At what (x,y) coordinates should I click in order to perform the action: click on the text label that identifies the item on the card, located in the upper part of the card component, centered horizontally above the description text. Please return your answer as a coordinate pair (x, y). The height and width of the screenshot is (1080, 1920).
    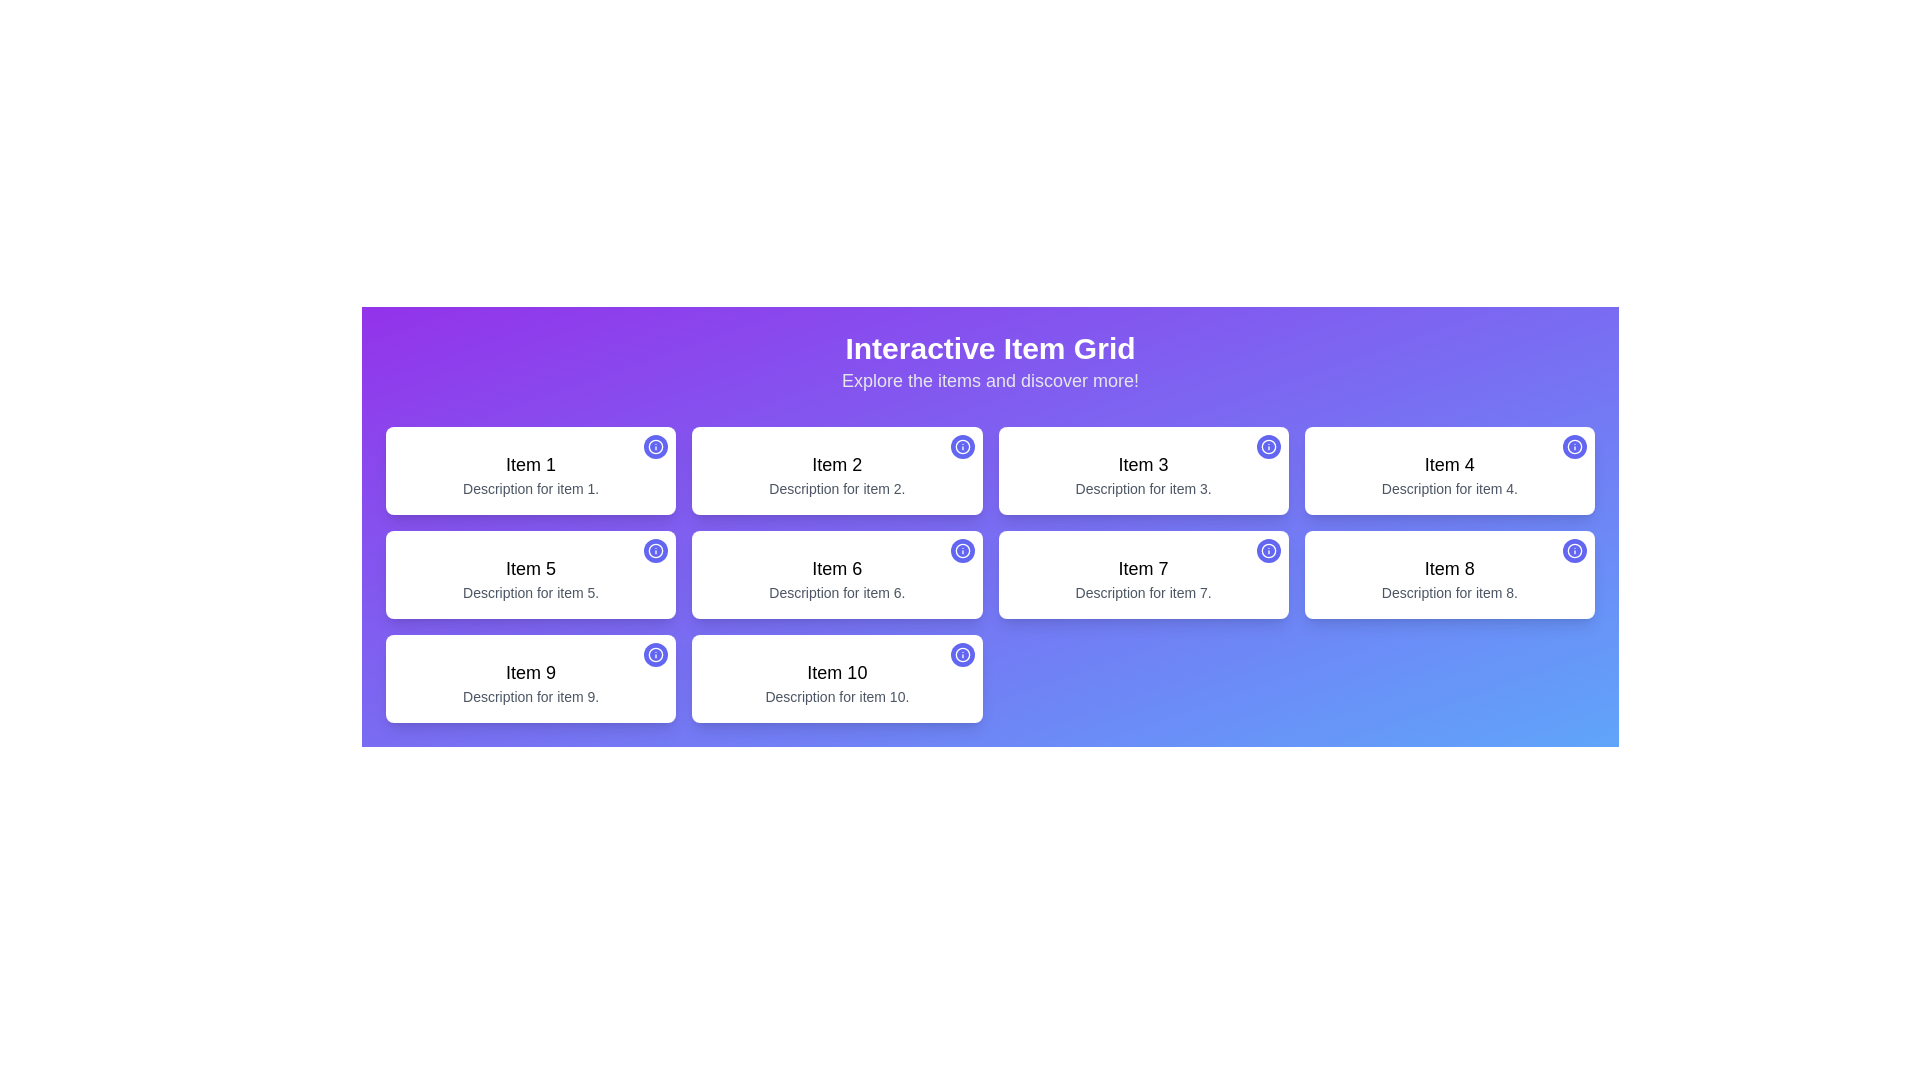
    Looking at the image, I should click on (1143, 465).